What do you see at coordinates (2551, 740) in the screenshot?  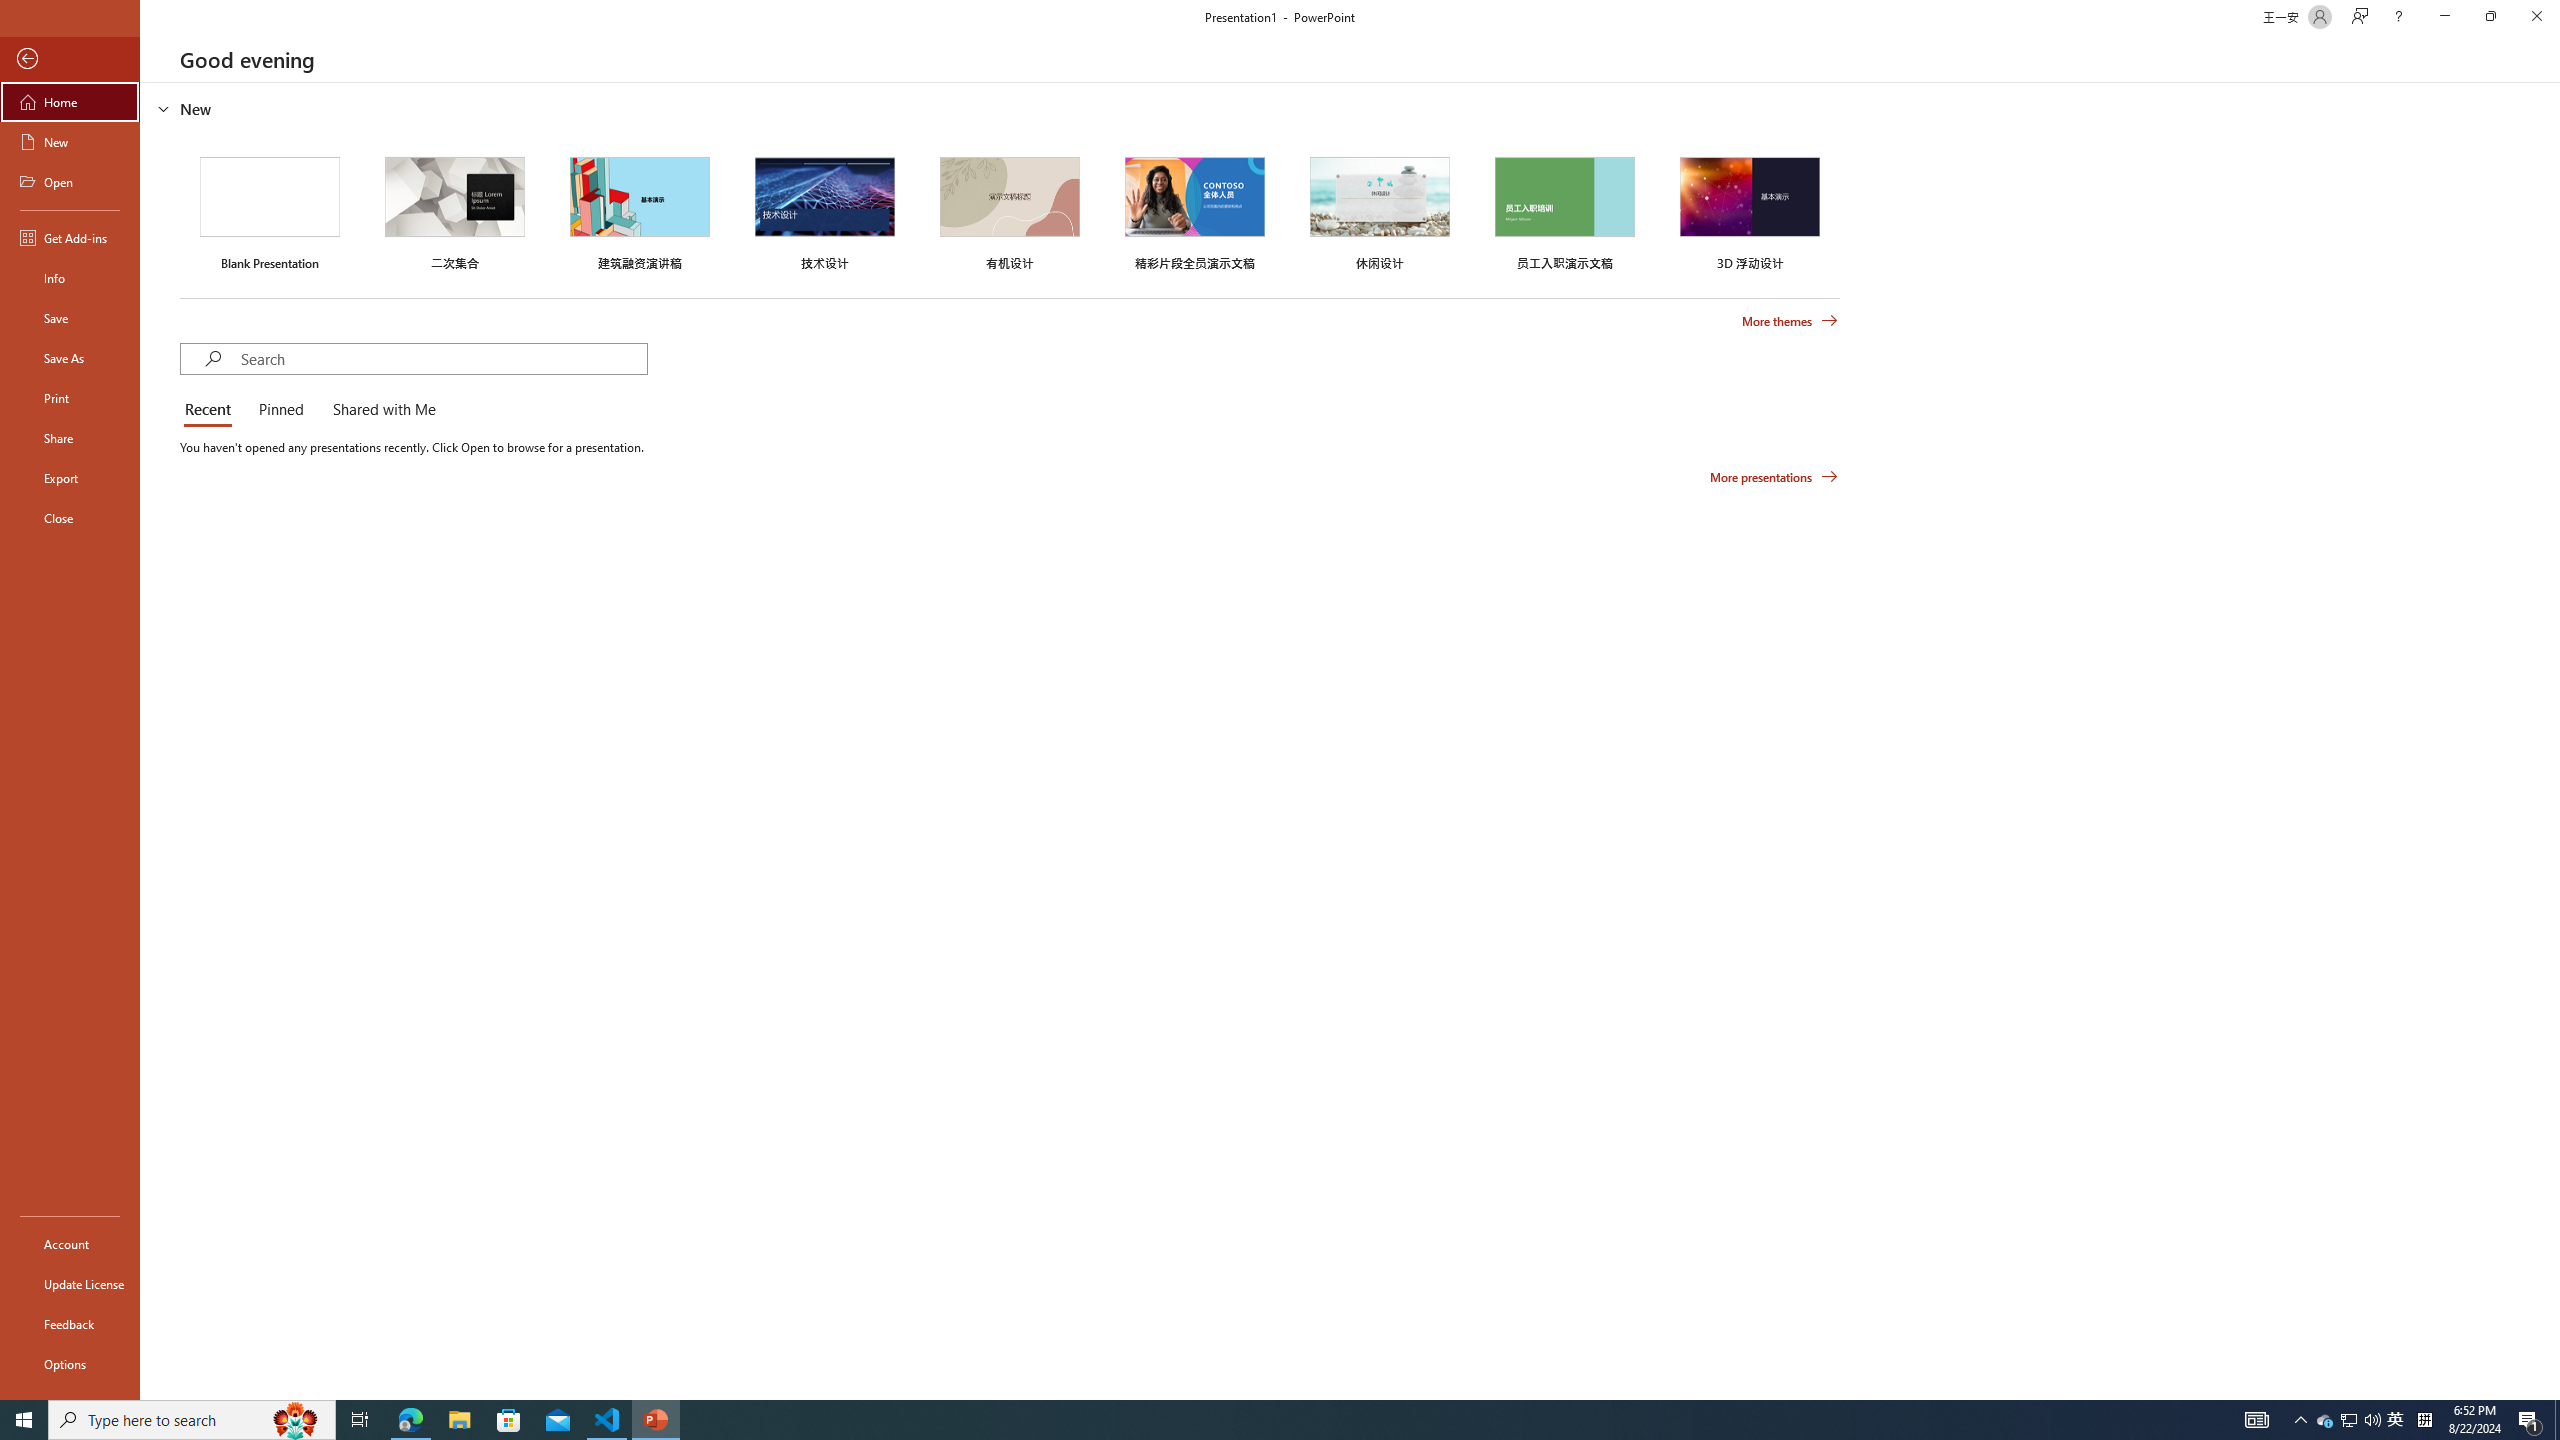 I see `'Class: NetUIScrollBar'` at bounding box center [2551, 740].